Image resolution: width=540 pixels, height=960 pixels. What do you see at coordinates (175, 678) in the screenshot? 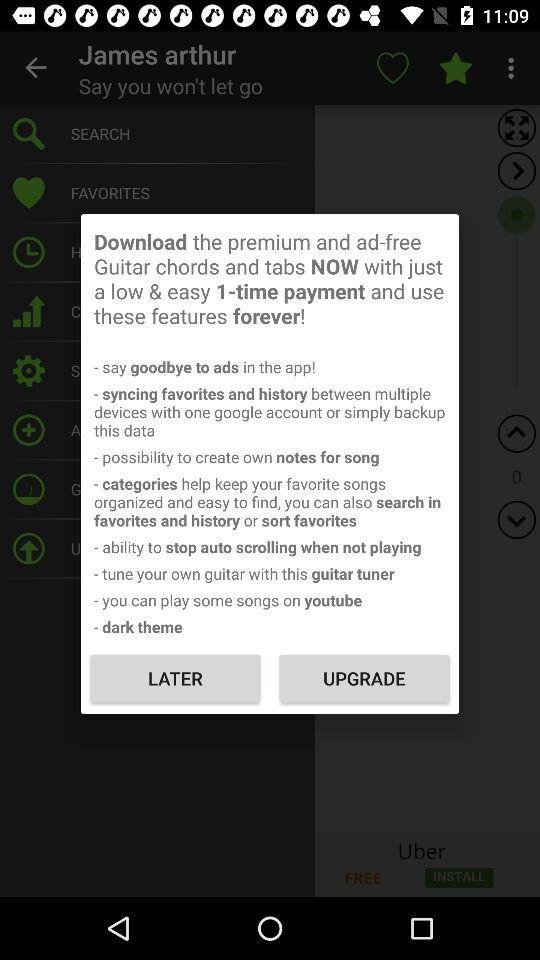
I see `the later` at bounding box center [175, 678].